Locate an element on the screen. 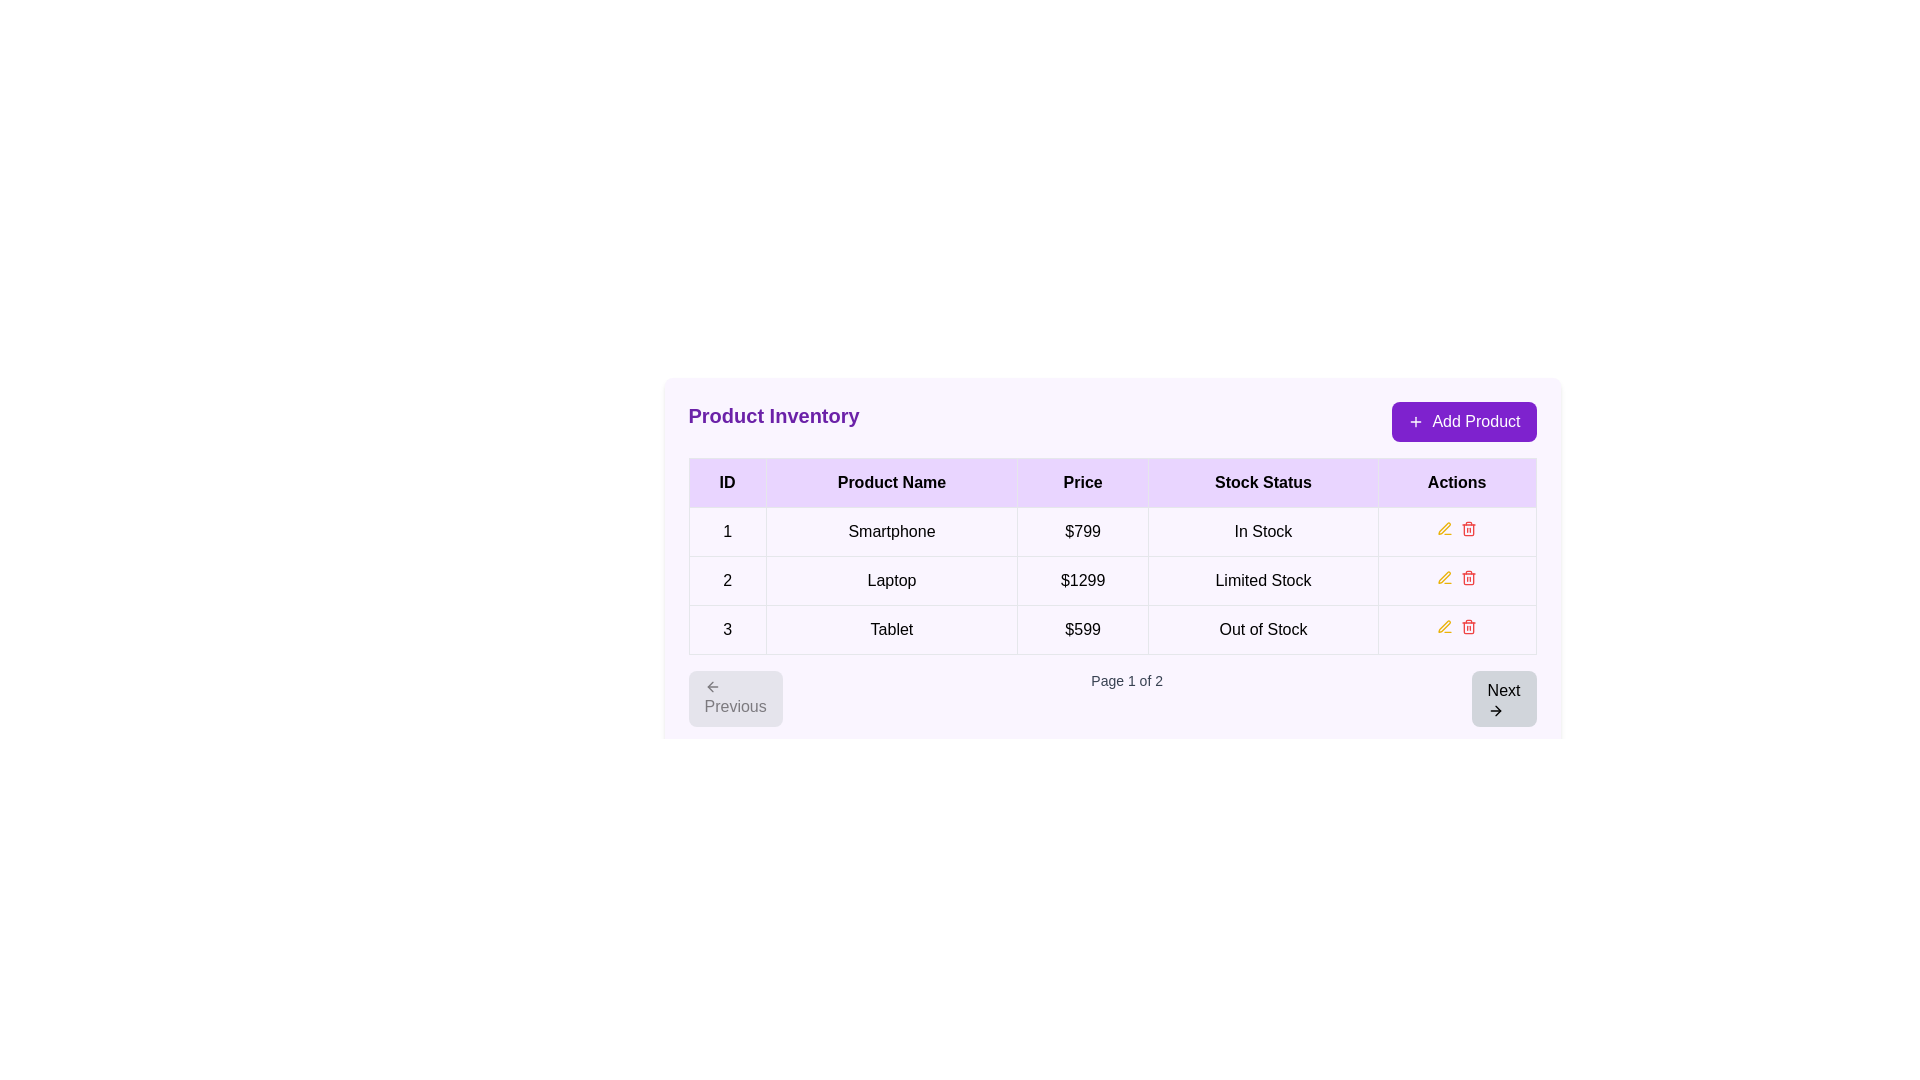 The width and height of the screenshot is (1920, 1080). the text label displaying 'Smartphone', which is located in the second column of the first row of the product inventory table under the 'Product Name' header is located at coordinates (891, 531).